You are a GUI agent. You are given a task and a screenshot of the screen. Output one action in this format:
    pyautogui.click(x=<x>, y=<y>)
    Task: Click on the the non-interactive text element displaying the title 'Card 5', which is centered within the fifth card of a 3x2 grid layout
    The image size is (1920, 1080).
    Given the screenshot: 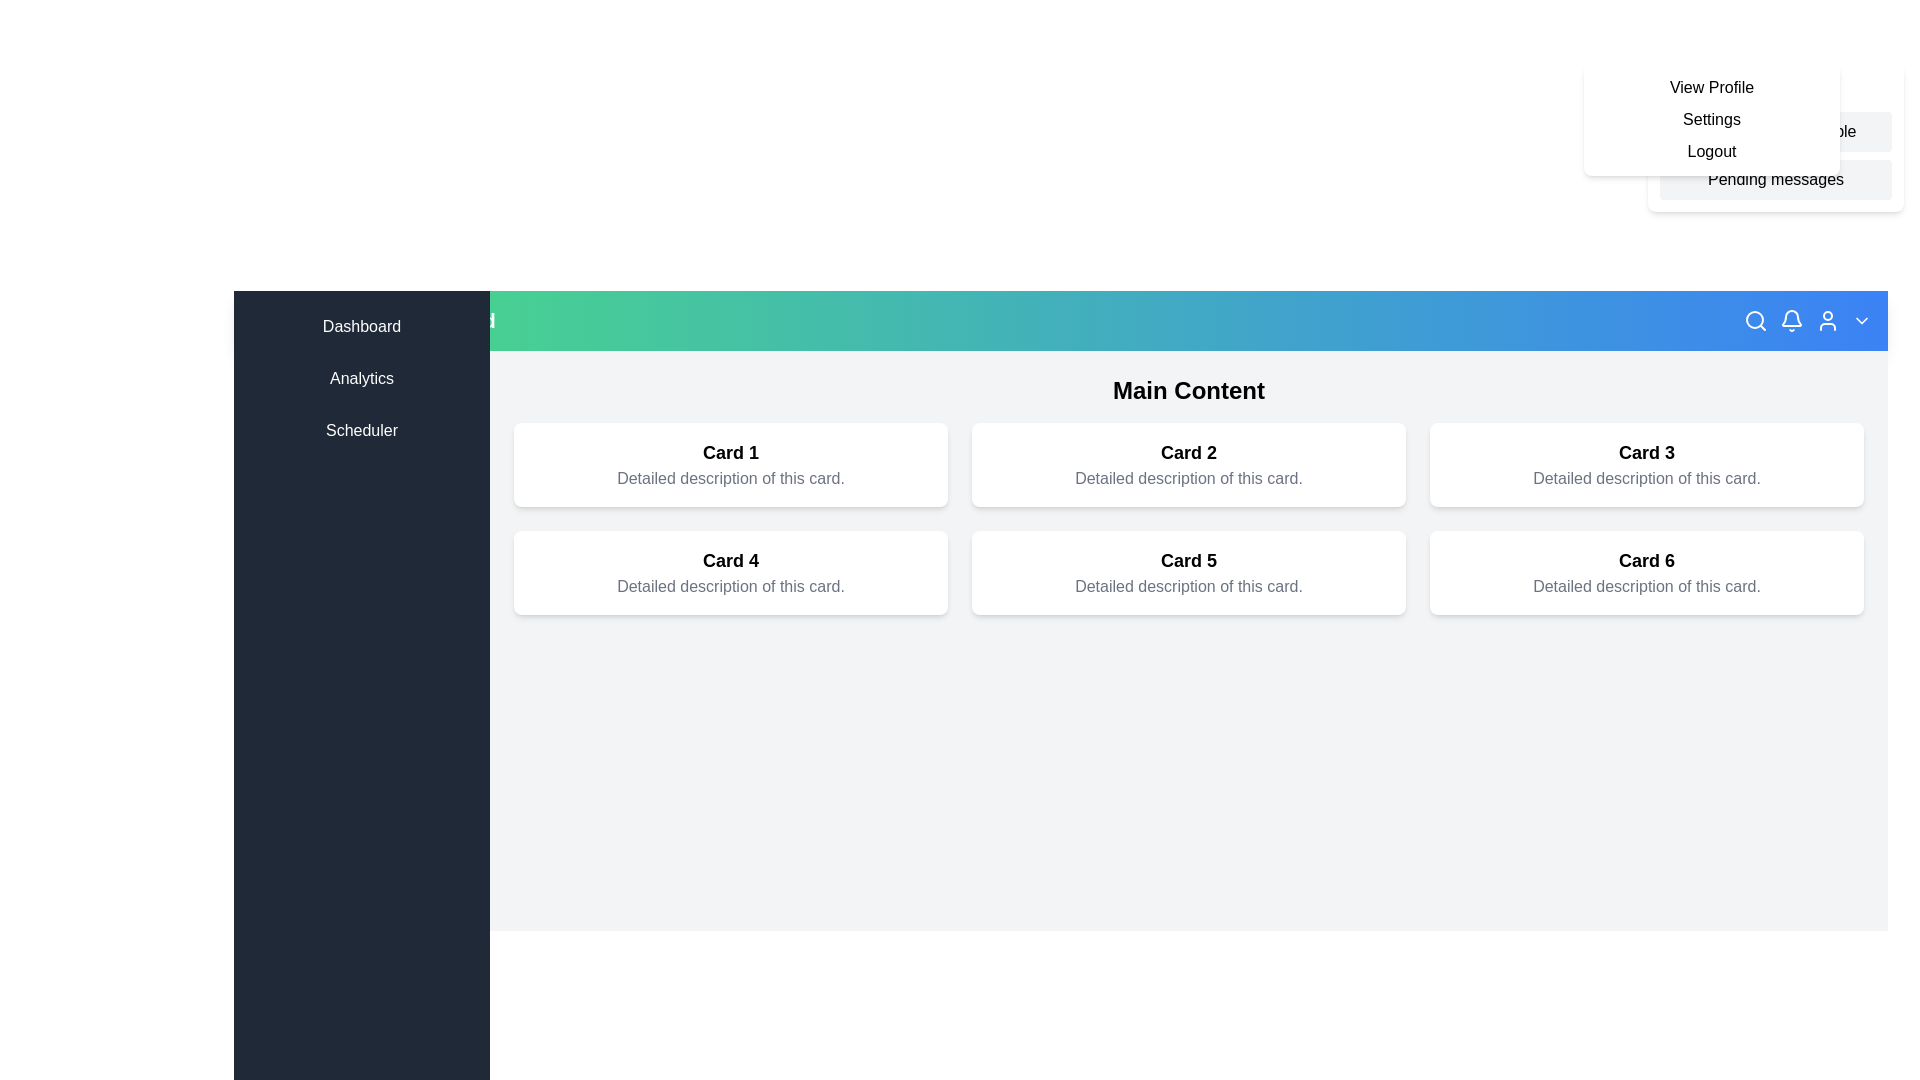 What is the action you would take?
    pyautogui.click(x=1189, y=560)
    